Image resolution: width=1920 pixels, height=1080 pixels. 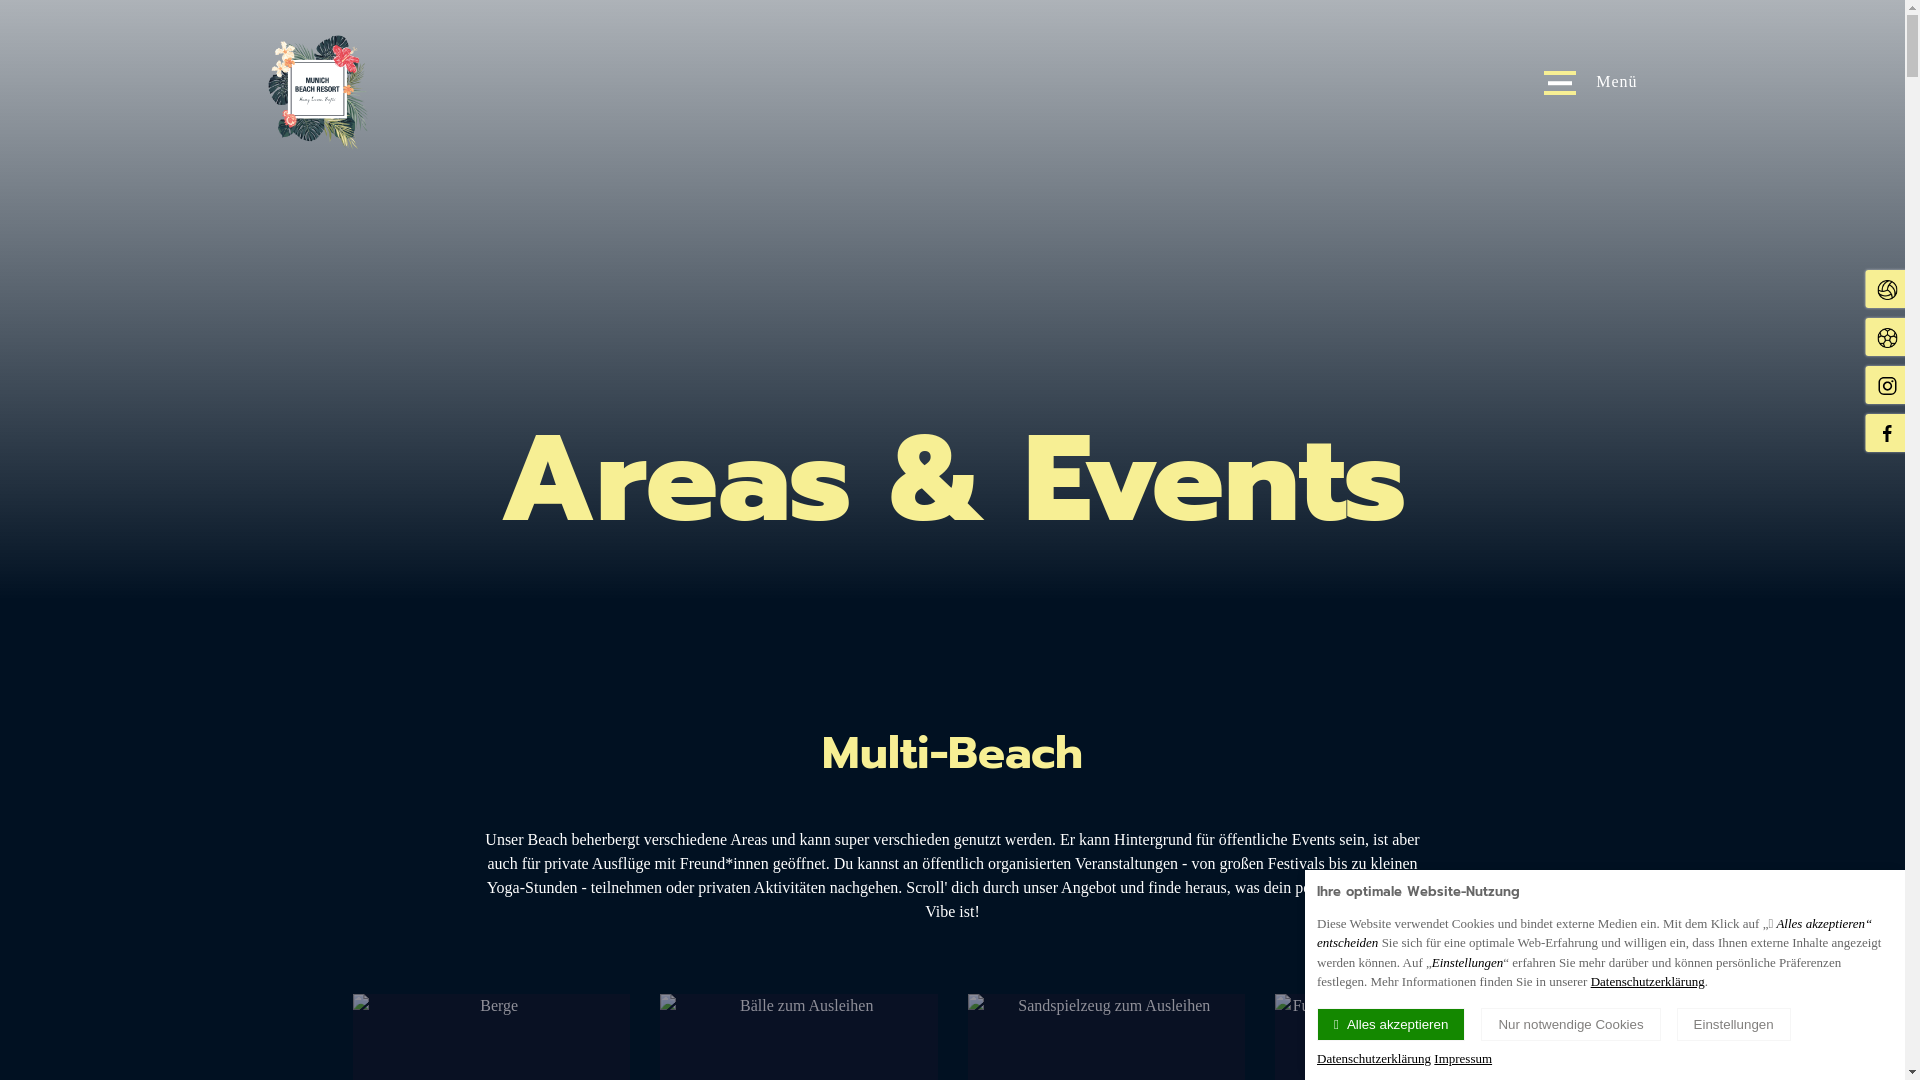 What do you see at coordinates (1463, 1056) in the screenshot?
I see `'Impressum'` at bounding box center [1463, 1056].